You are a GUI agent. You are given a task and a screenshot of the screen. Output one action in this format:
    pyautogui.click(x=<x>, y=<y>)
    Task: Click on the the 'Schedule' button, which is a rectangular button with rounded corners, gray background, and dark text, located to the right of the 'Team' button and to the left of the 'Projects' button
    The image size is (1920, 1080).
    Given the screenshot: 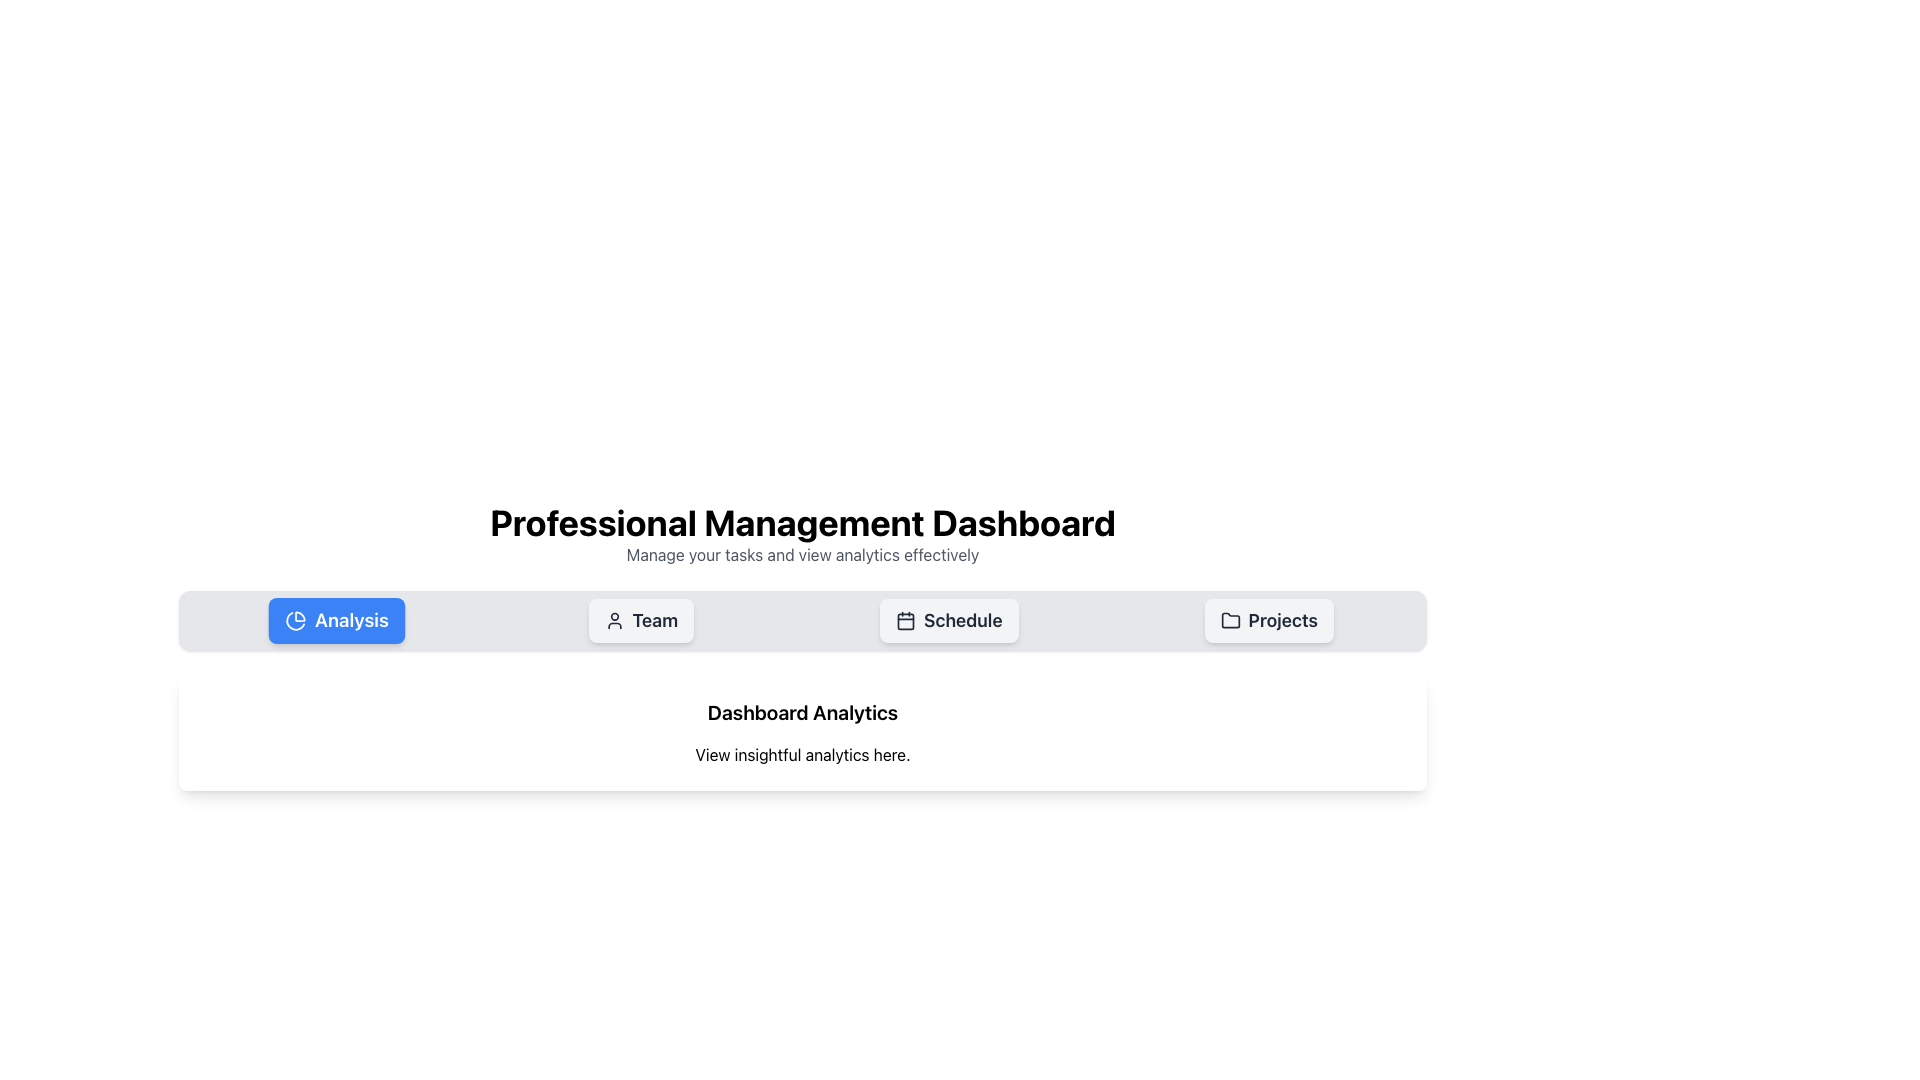 What is the action you would take?
    pyautogui.click(x=948, y=620)
    